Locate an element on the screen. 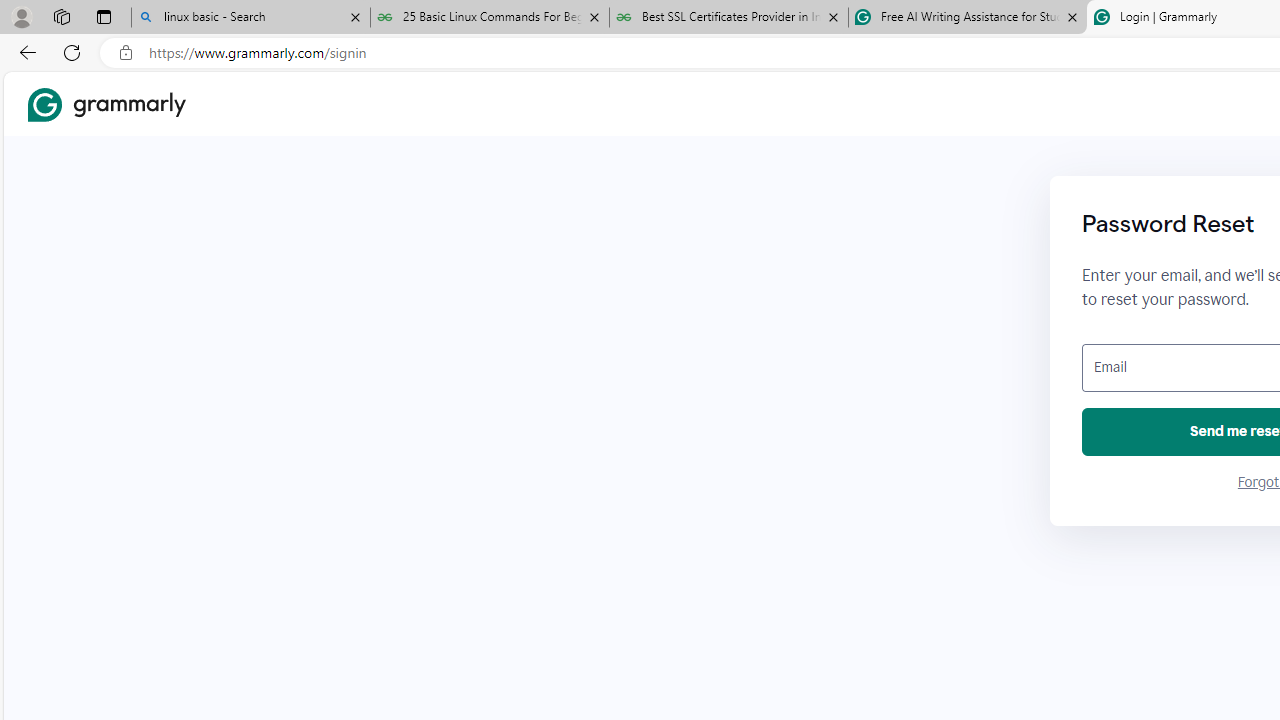  'Best SSL Certificates Provider in India - GeeksforGeeks' is located at coordinates (728, 17).